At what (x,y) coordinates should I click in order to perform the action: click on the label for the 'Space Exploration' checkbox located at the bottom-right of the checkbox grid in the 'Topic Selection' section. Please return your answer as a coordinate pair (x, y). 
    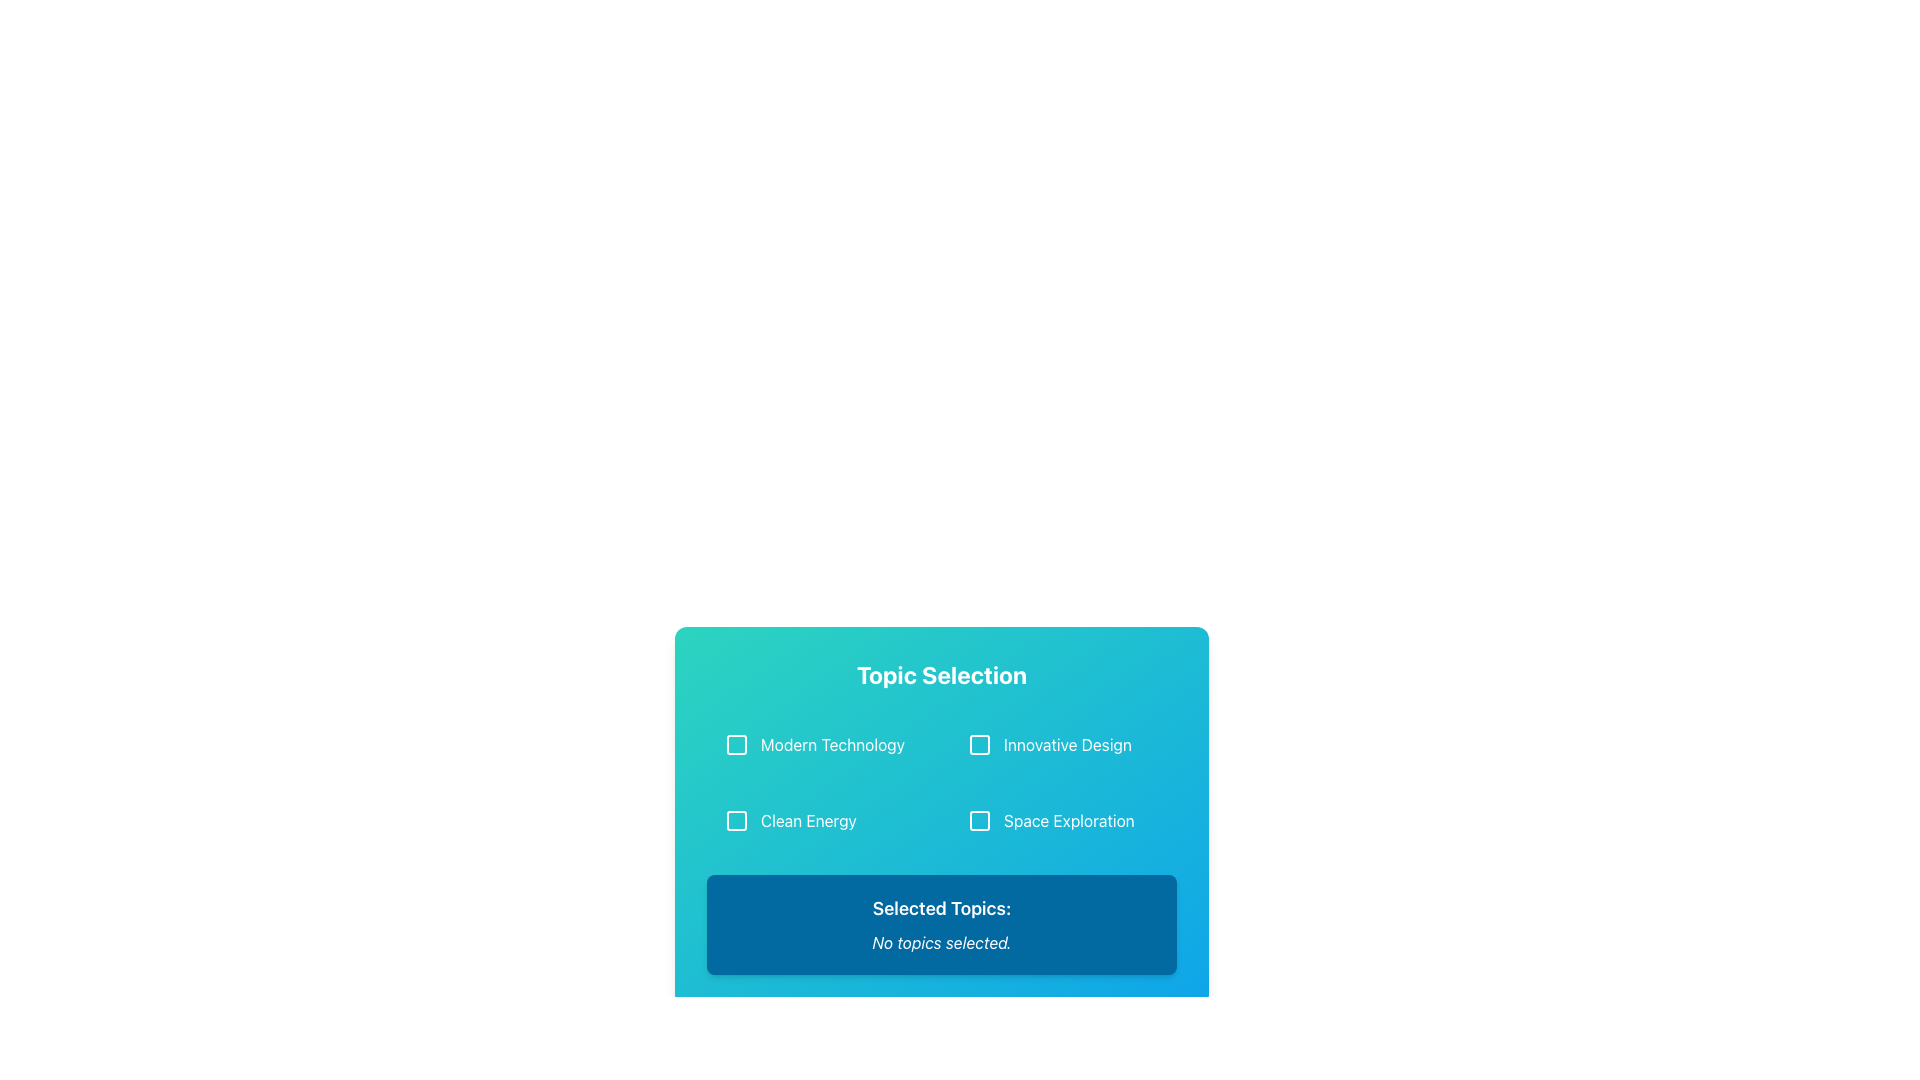
    Looking at the image, I should click on (1068, 821).